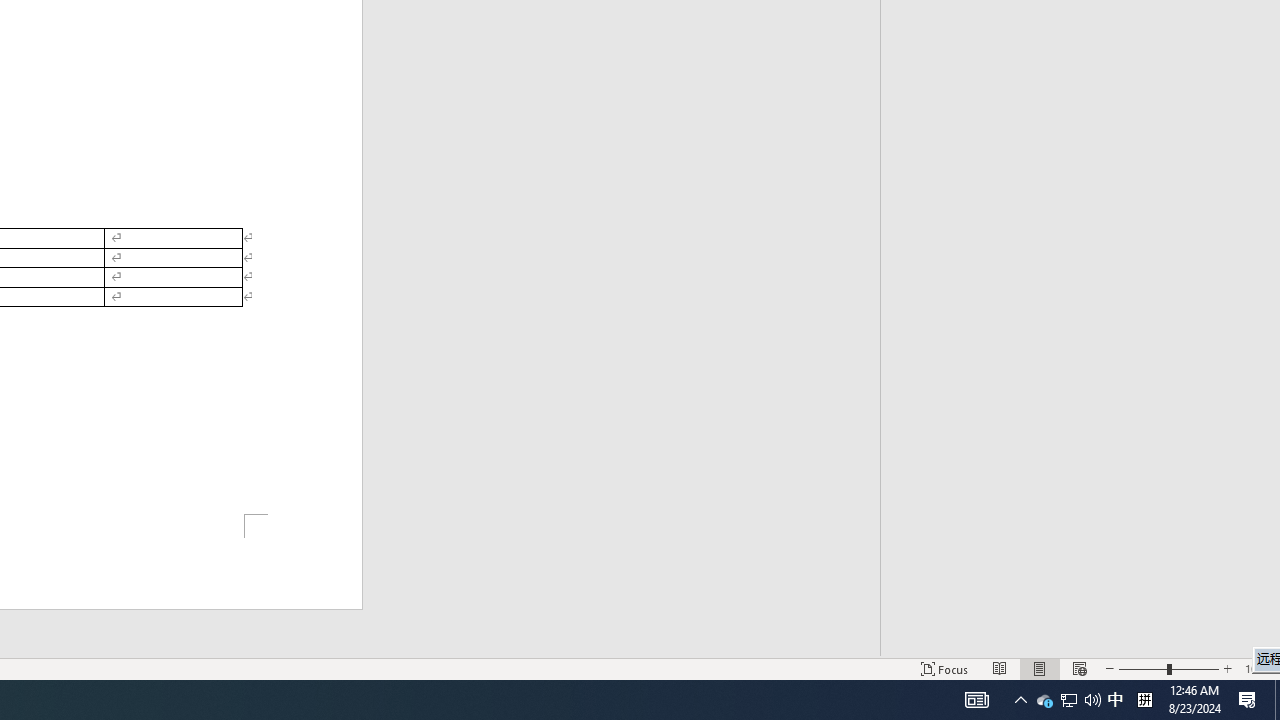 The width and height of the screenshot is (1280, 720). What do you see at coordinates (1226, 669) in the screenshot?
I see `'Zoom In'` at bounding box center [1226, 669].